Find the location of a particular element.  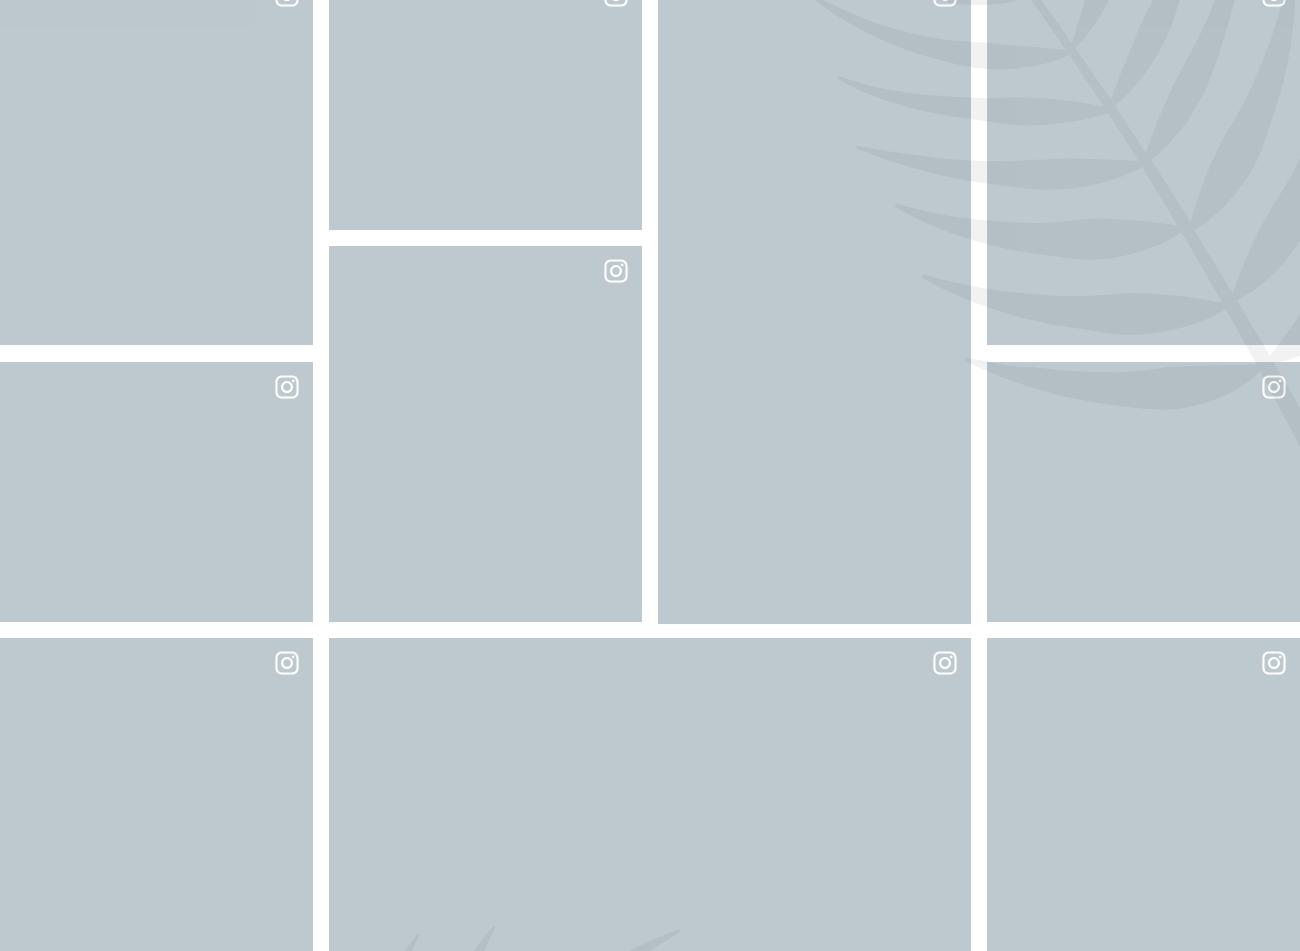

'Planning a weekend escape to Santa Barbara? Check out what @eatsdrinksandstays did in just 24hrs! 

📹: @eatsdrinksandst...' is located at coordinates (689, 324).